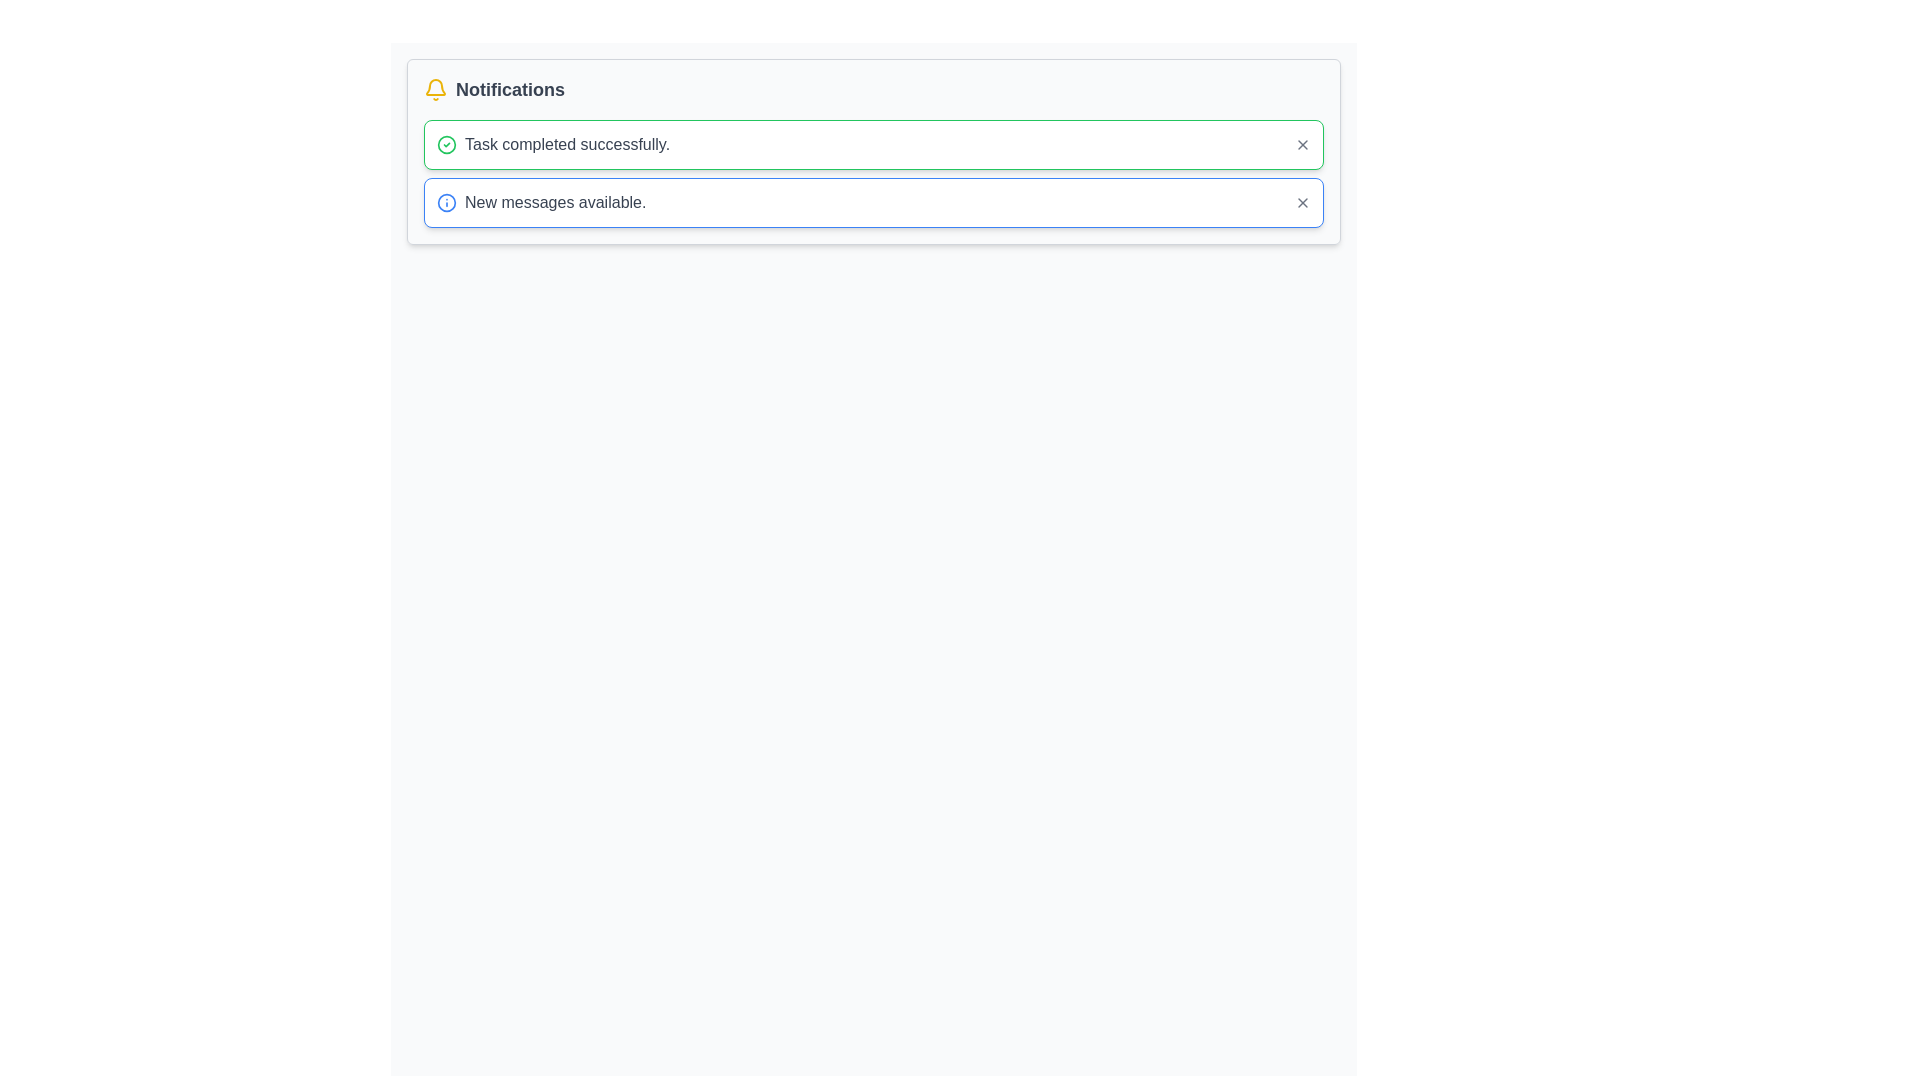 This screenshot has height=1080, width=1920. Describe the element at coordinates (1302, 203) in the screenshot. I see `the close button located at the top-right corner of the notification card displaying 'New messages available.'` at that location.